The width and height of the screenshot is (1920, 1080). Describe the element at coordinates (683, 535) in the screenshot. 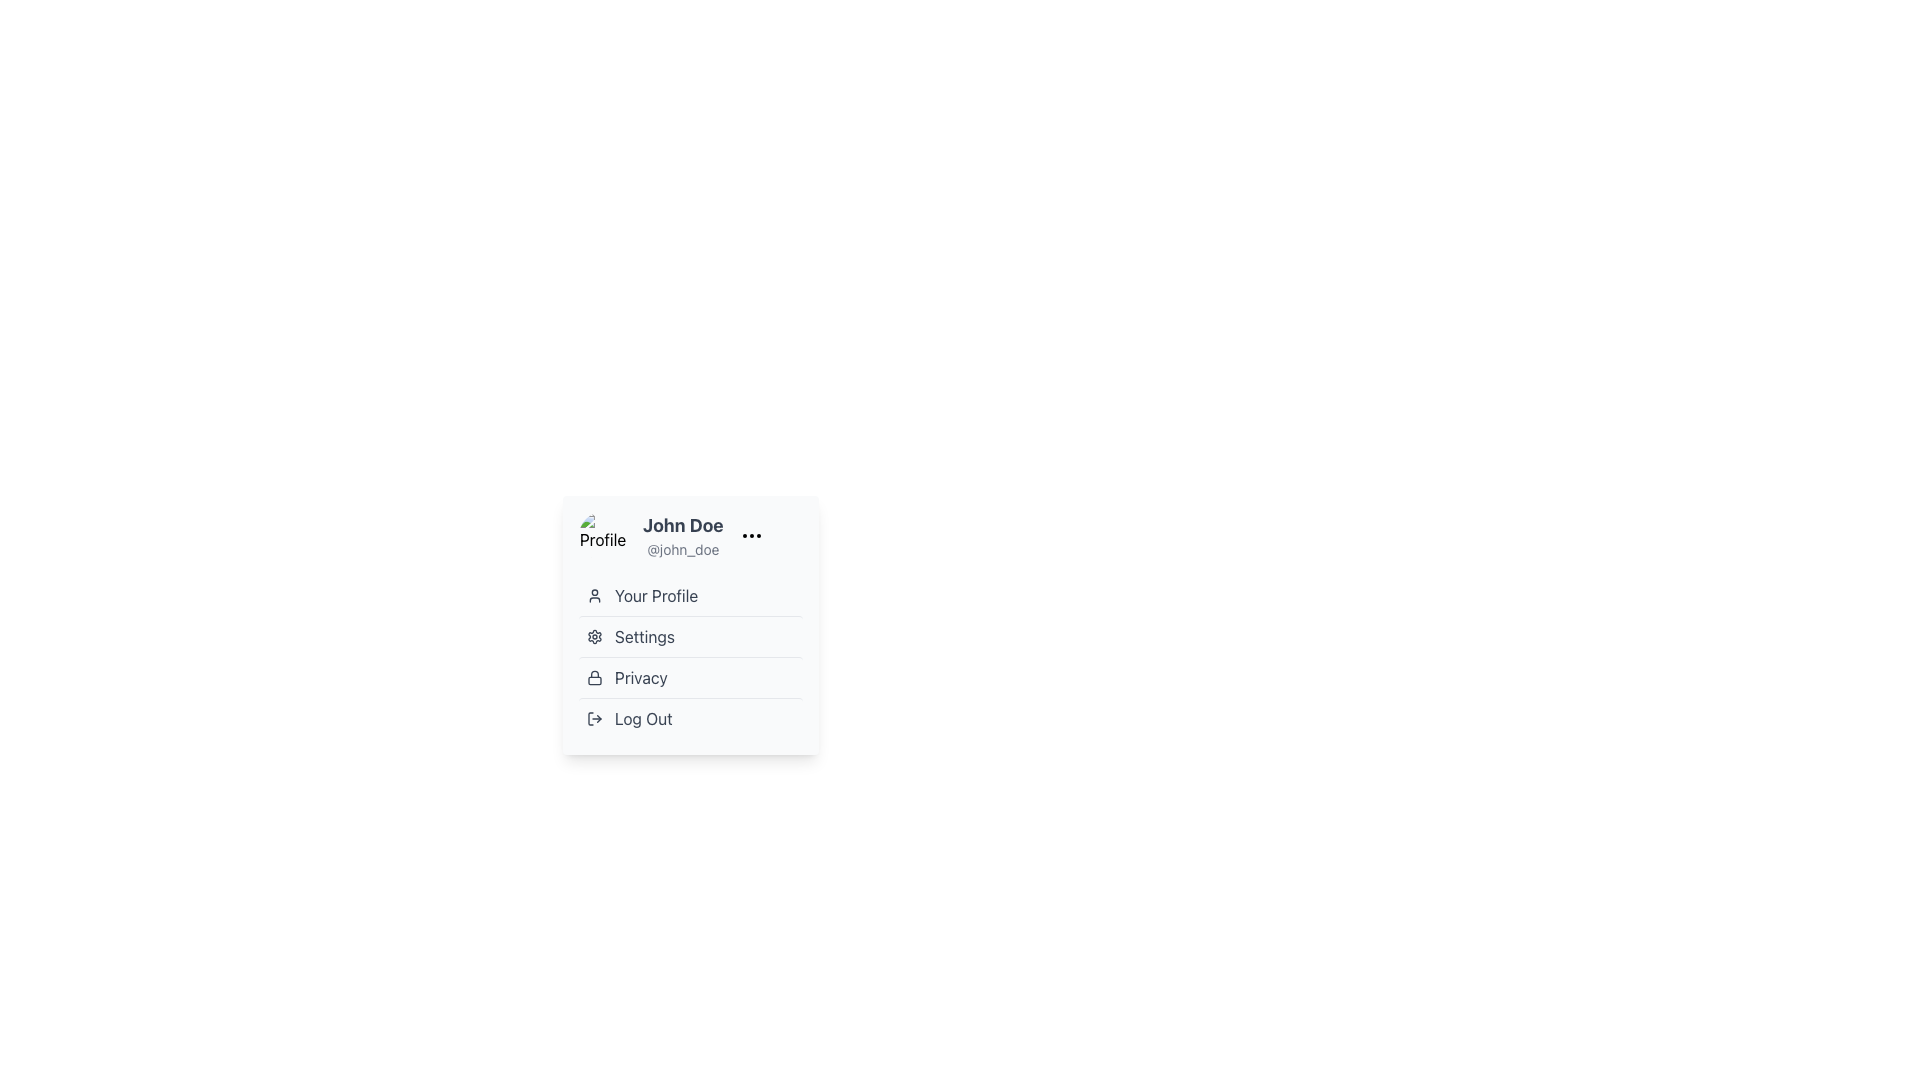

I see `the static text display that shows the user's name and associated username, located in the top section of the options menu, to the right of the circular profile avatar placeholder` at that location.